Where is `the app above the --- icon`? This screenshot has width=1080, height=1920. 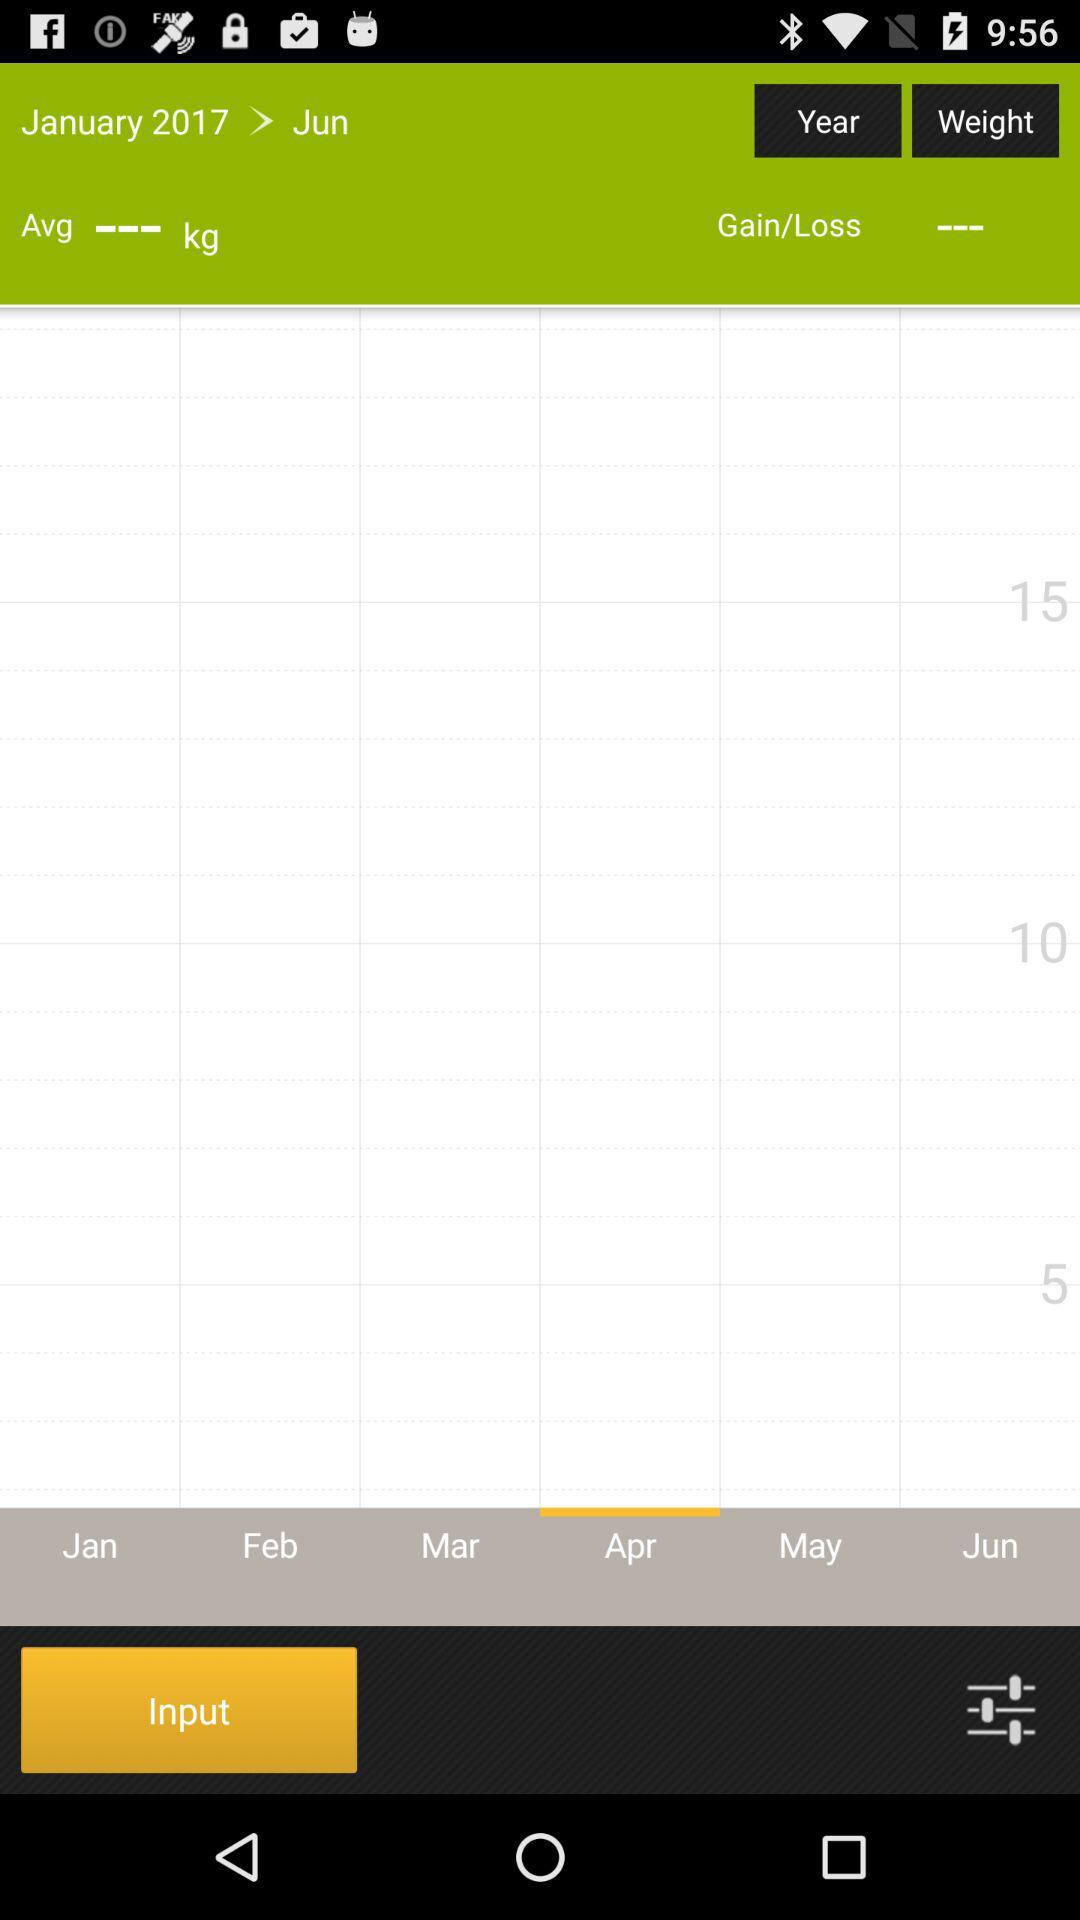 the app above the --- icon is located at coordinates (828, 119).